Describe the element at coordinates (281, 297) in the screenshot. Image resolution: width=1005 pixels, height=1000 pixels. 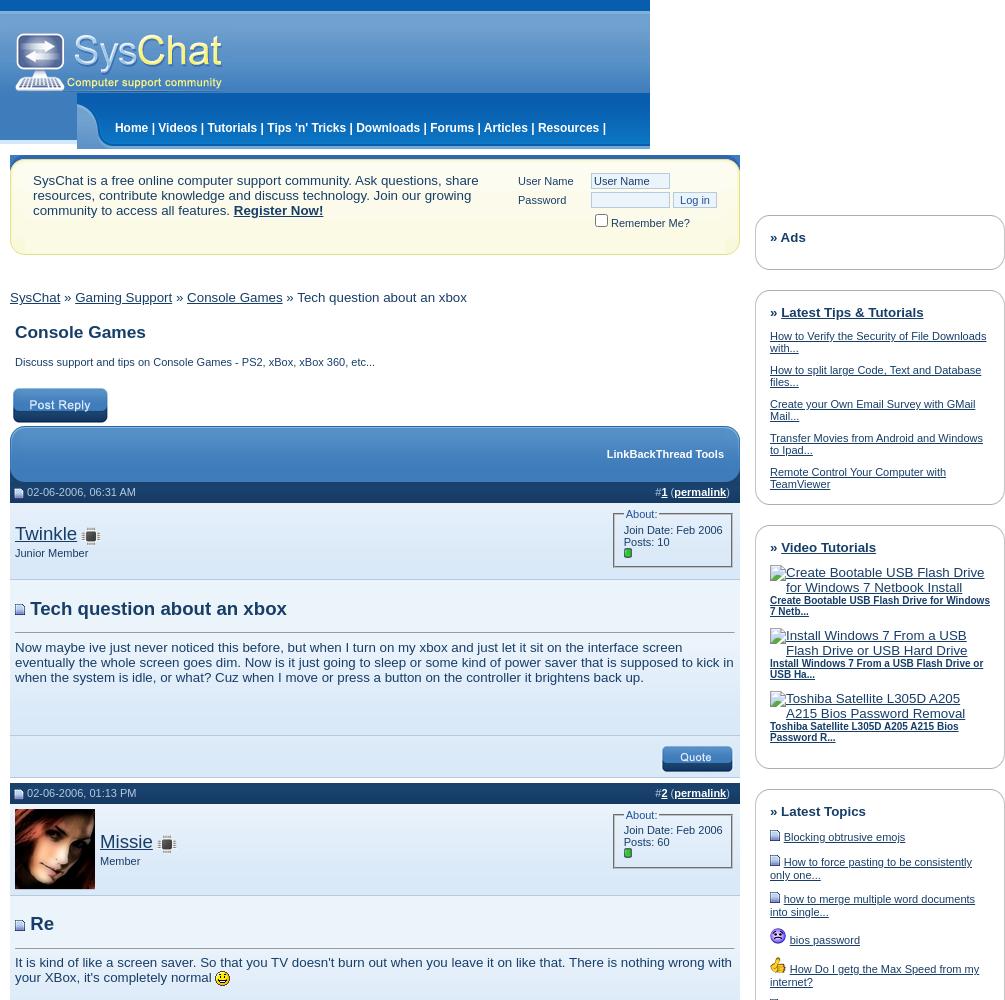
I see `'»


	
	 Tech question about an xbox'` at that location.